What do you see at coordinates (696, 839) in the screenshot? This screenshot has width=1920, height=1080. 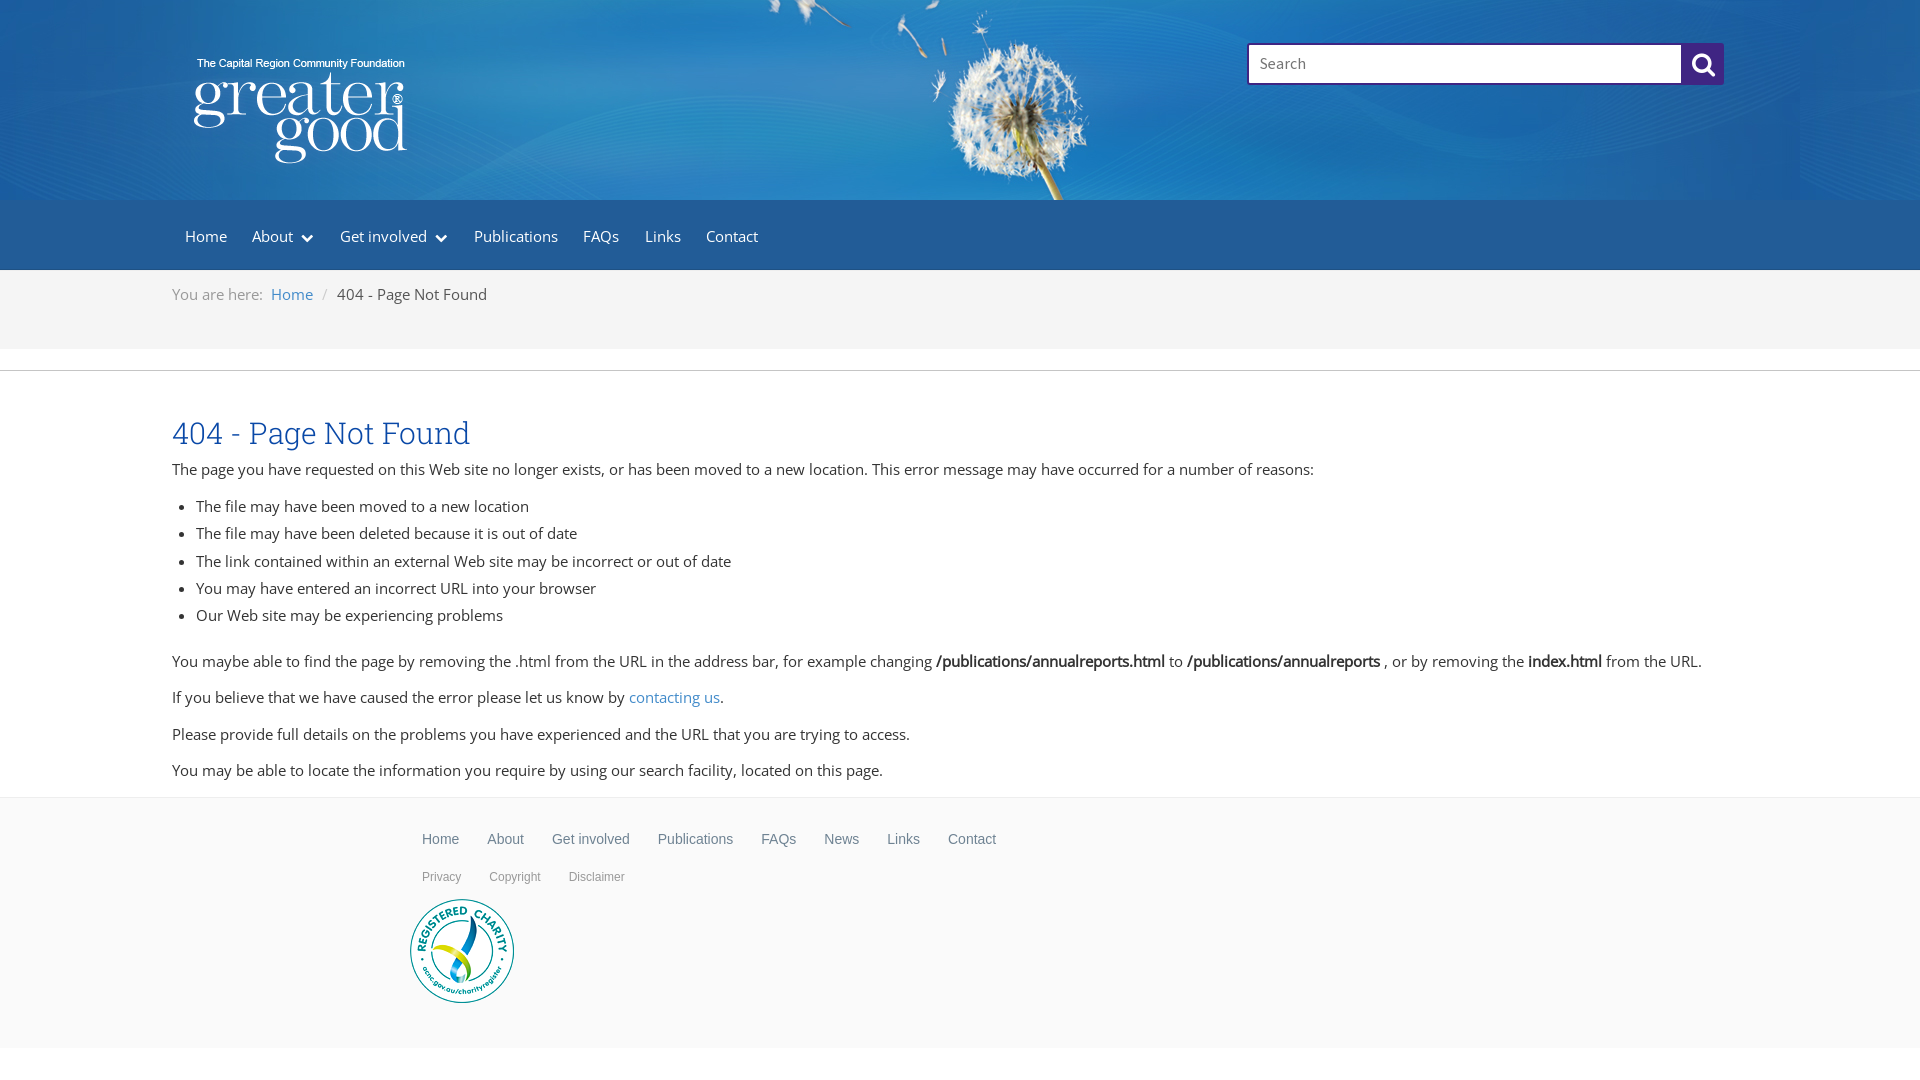 I see `'Publications'` at bounding box center [696, 839].